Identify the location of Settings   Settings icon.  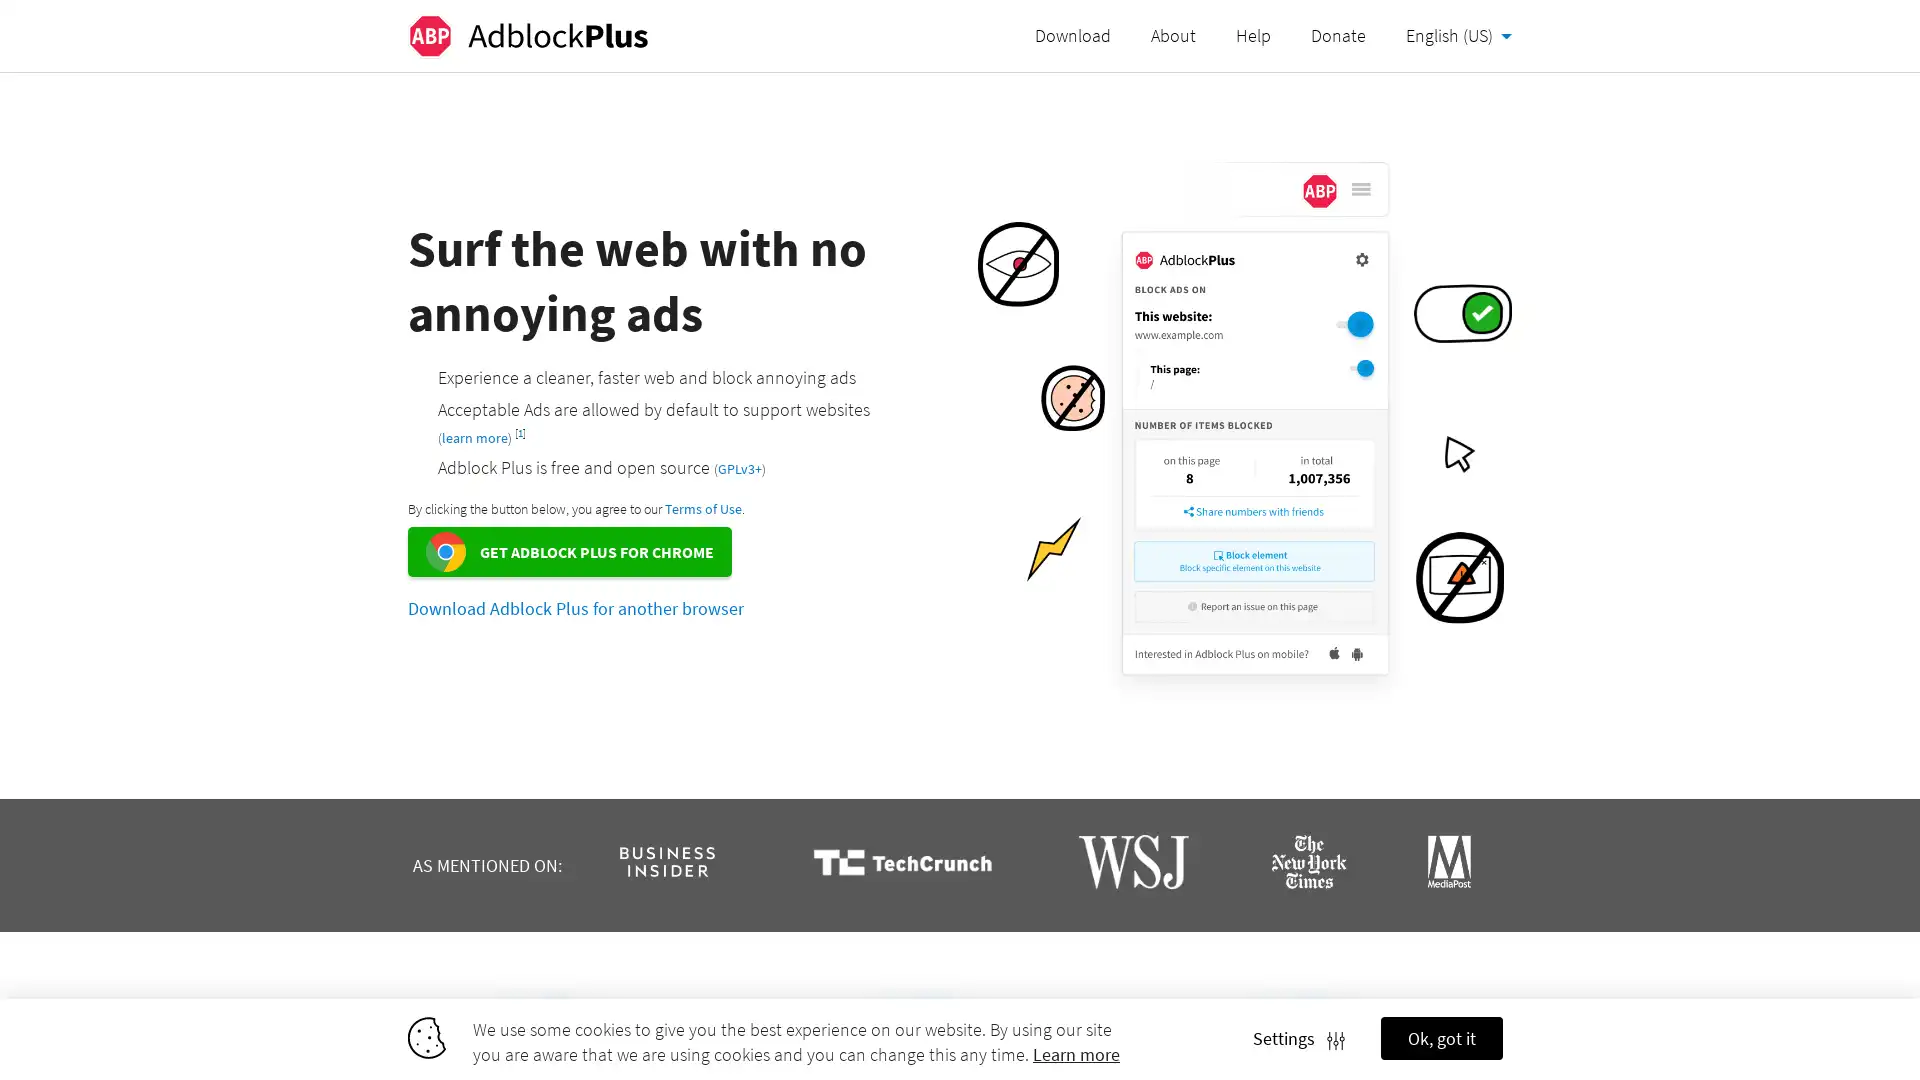
(1299, 1036).